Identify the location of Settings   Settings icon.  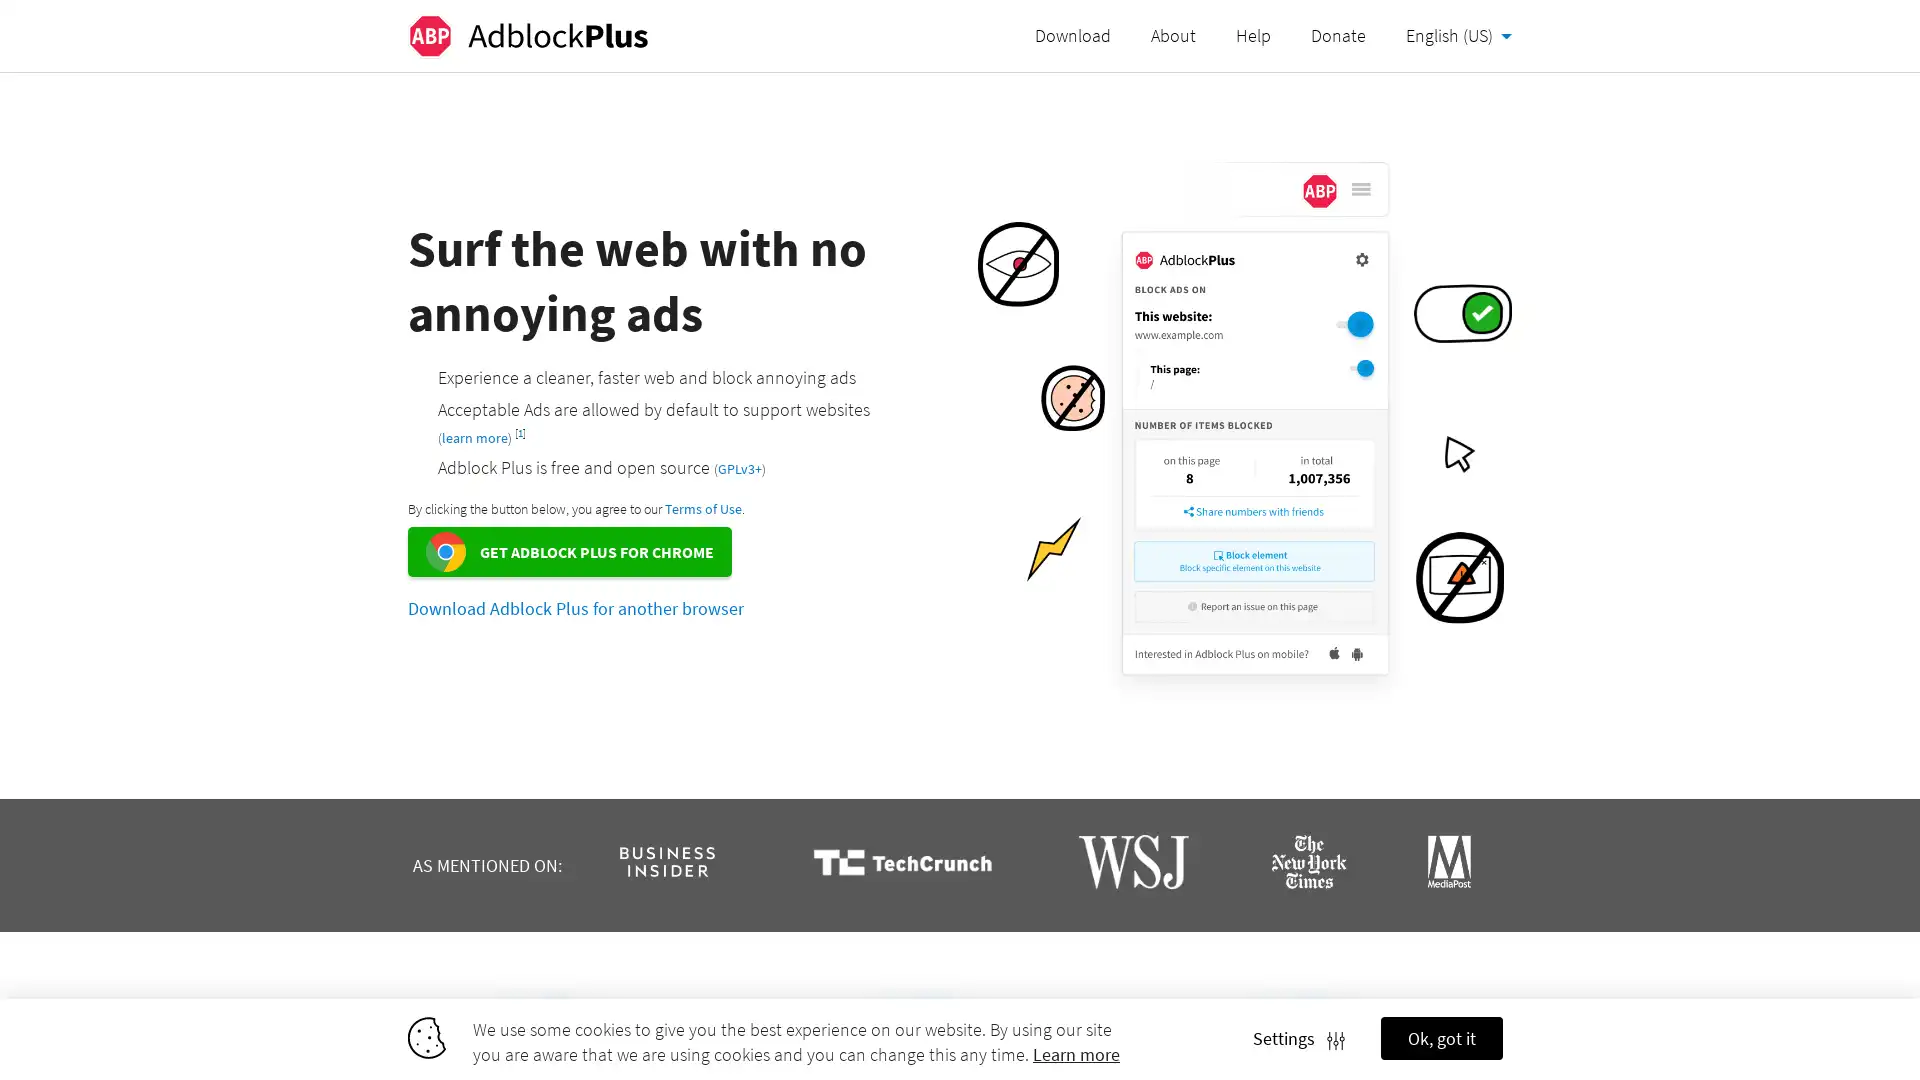
(1299, 1036).